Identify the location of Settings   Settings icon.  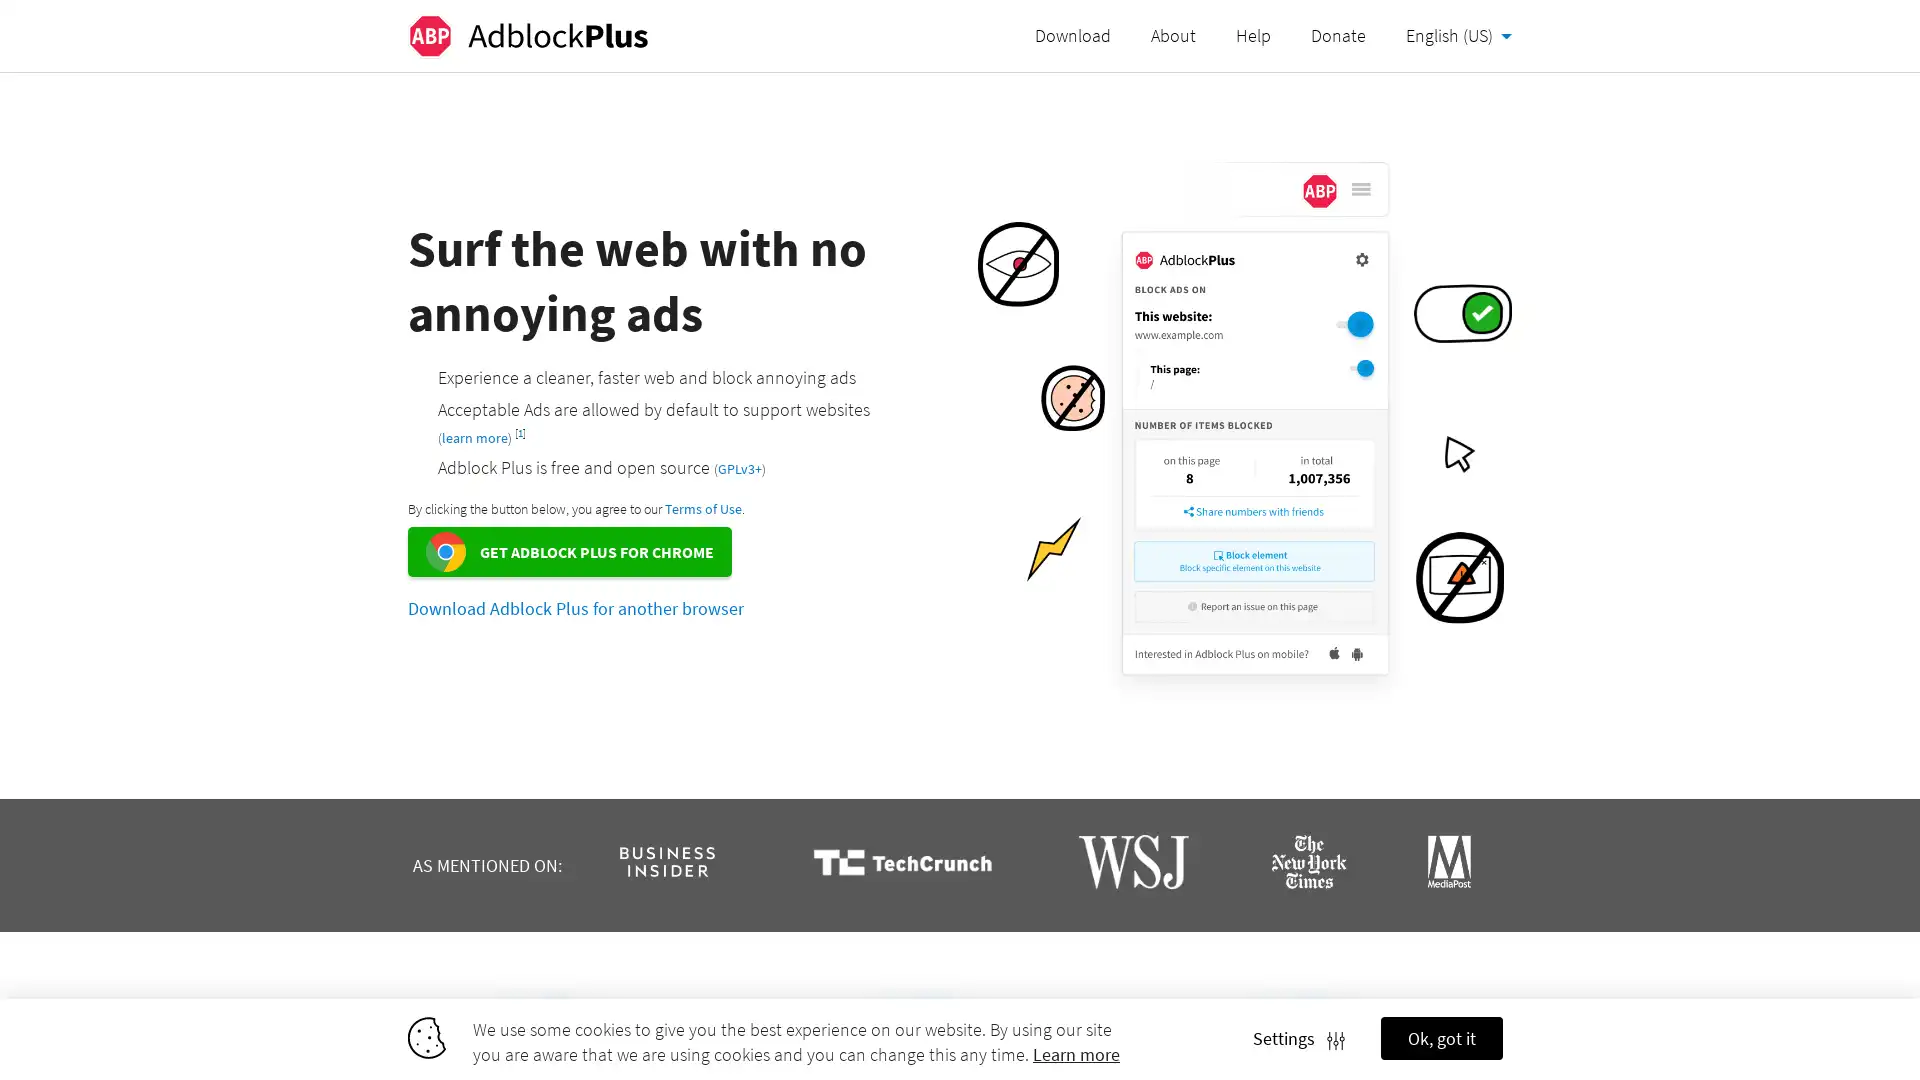
(1299, 1036).